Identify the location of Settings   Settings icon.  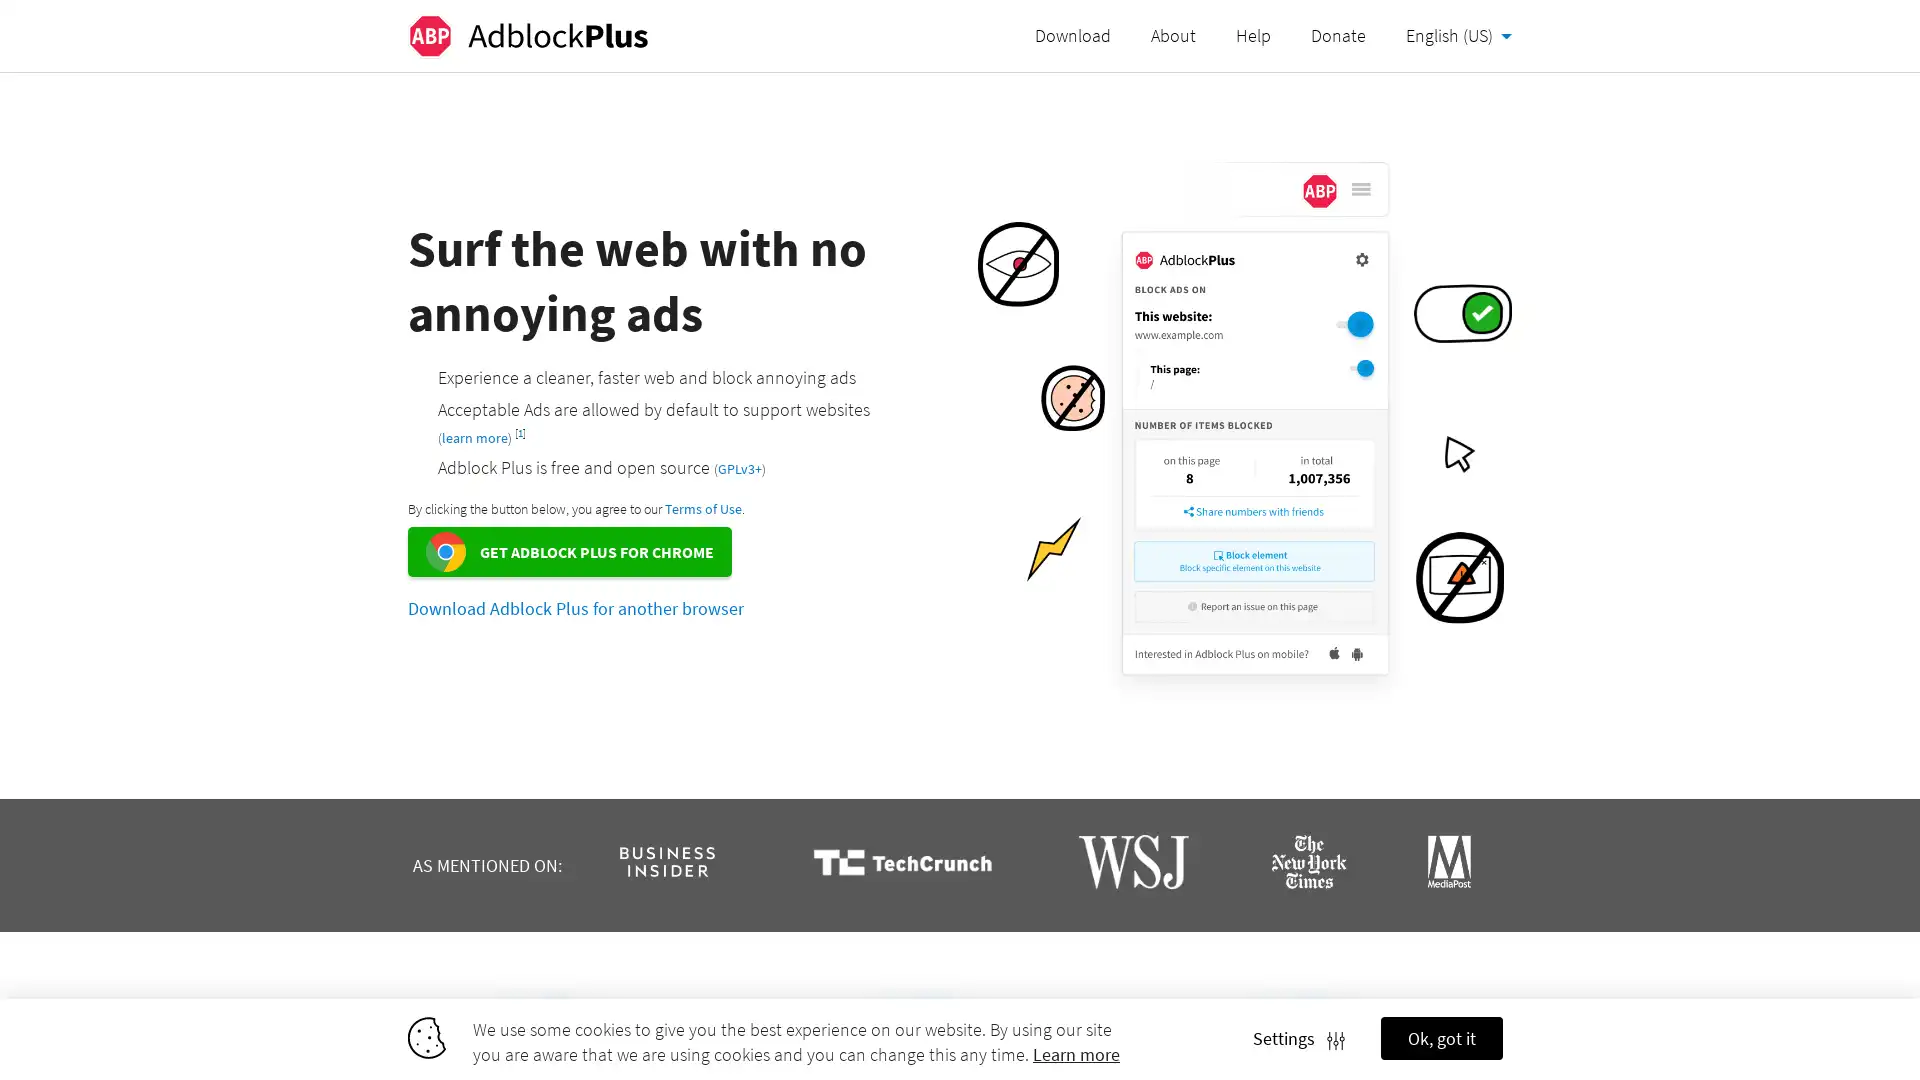
(1299, 1036).